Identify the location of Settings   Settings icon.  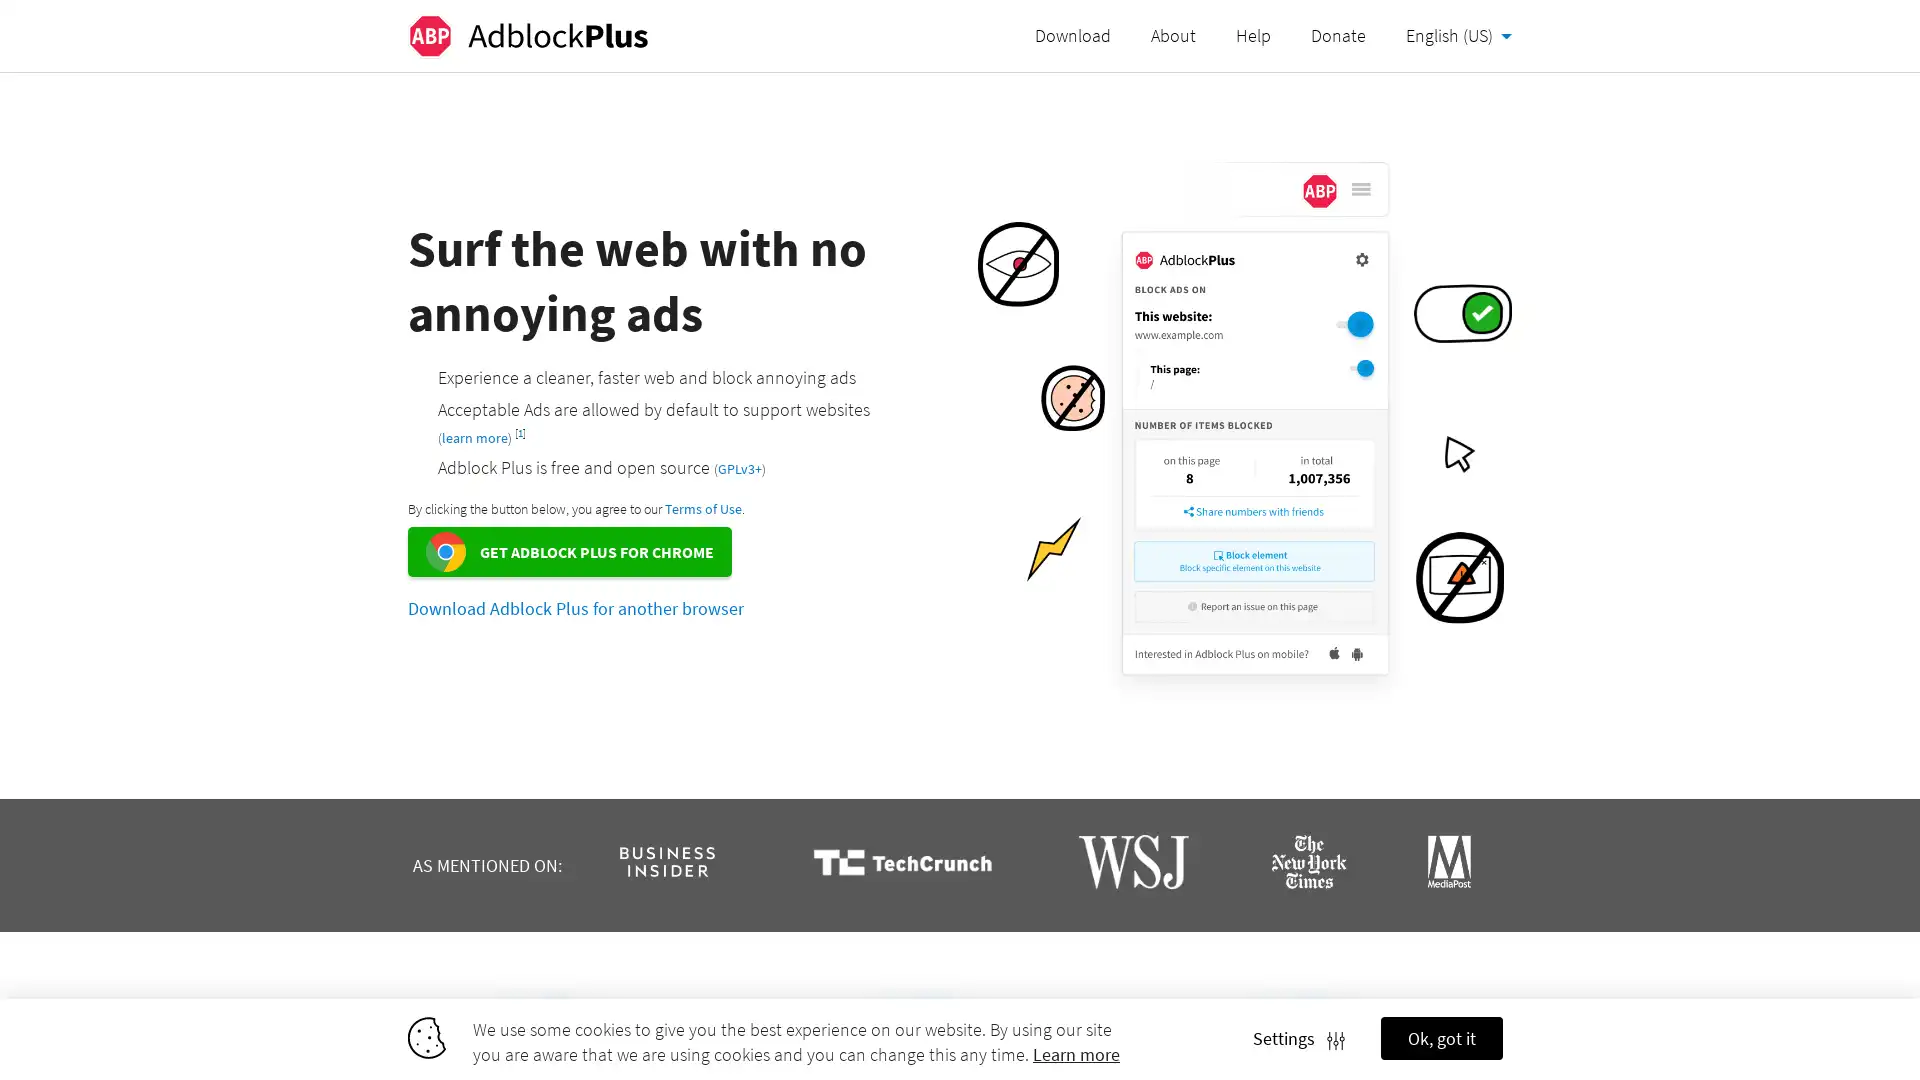
(1299, 1036).